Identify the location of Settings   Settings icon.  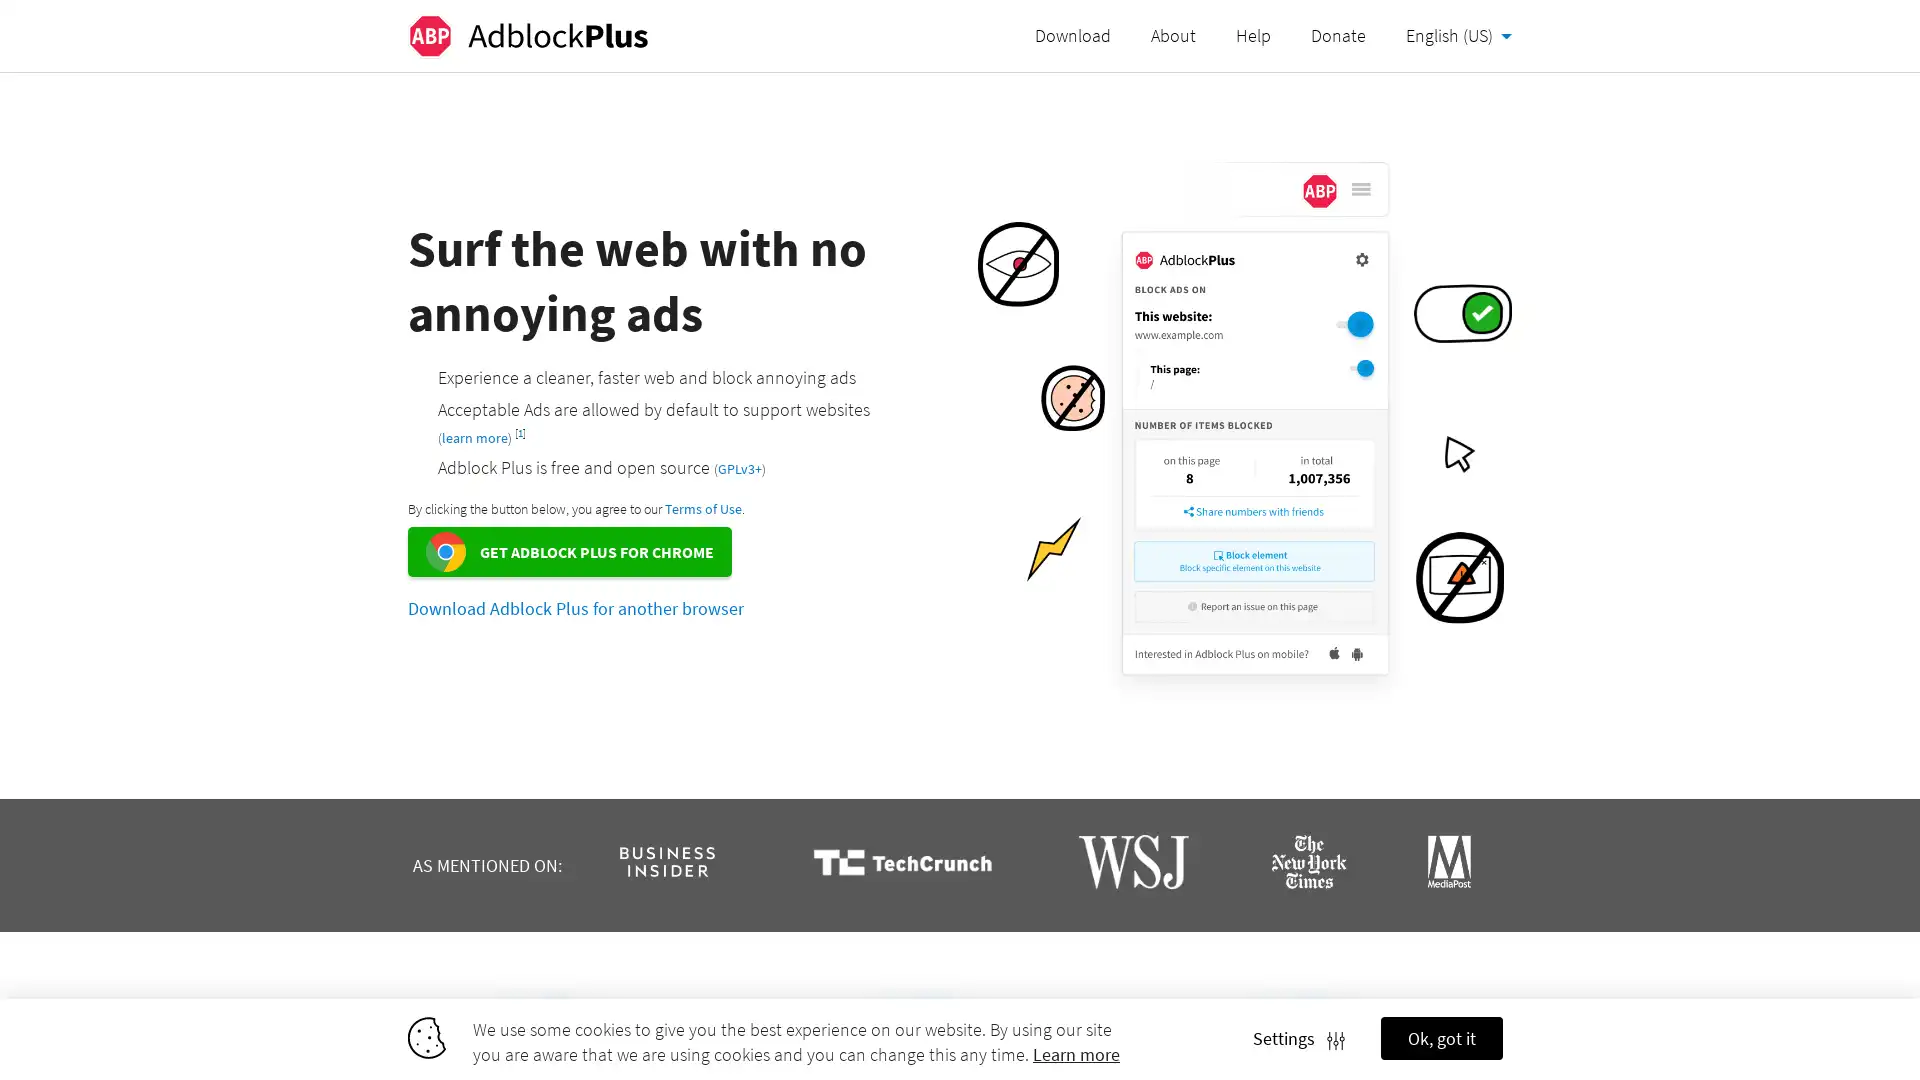
(1299, 1036).